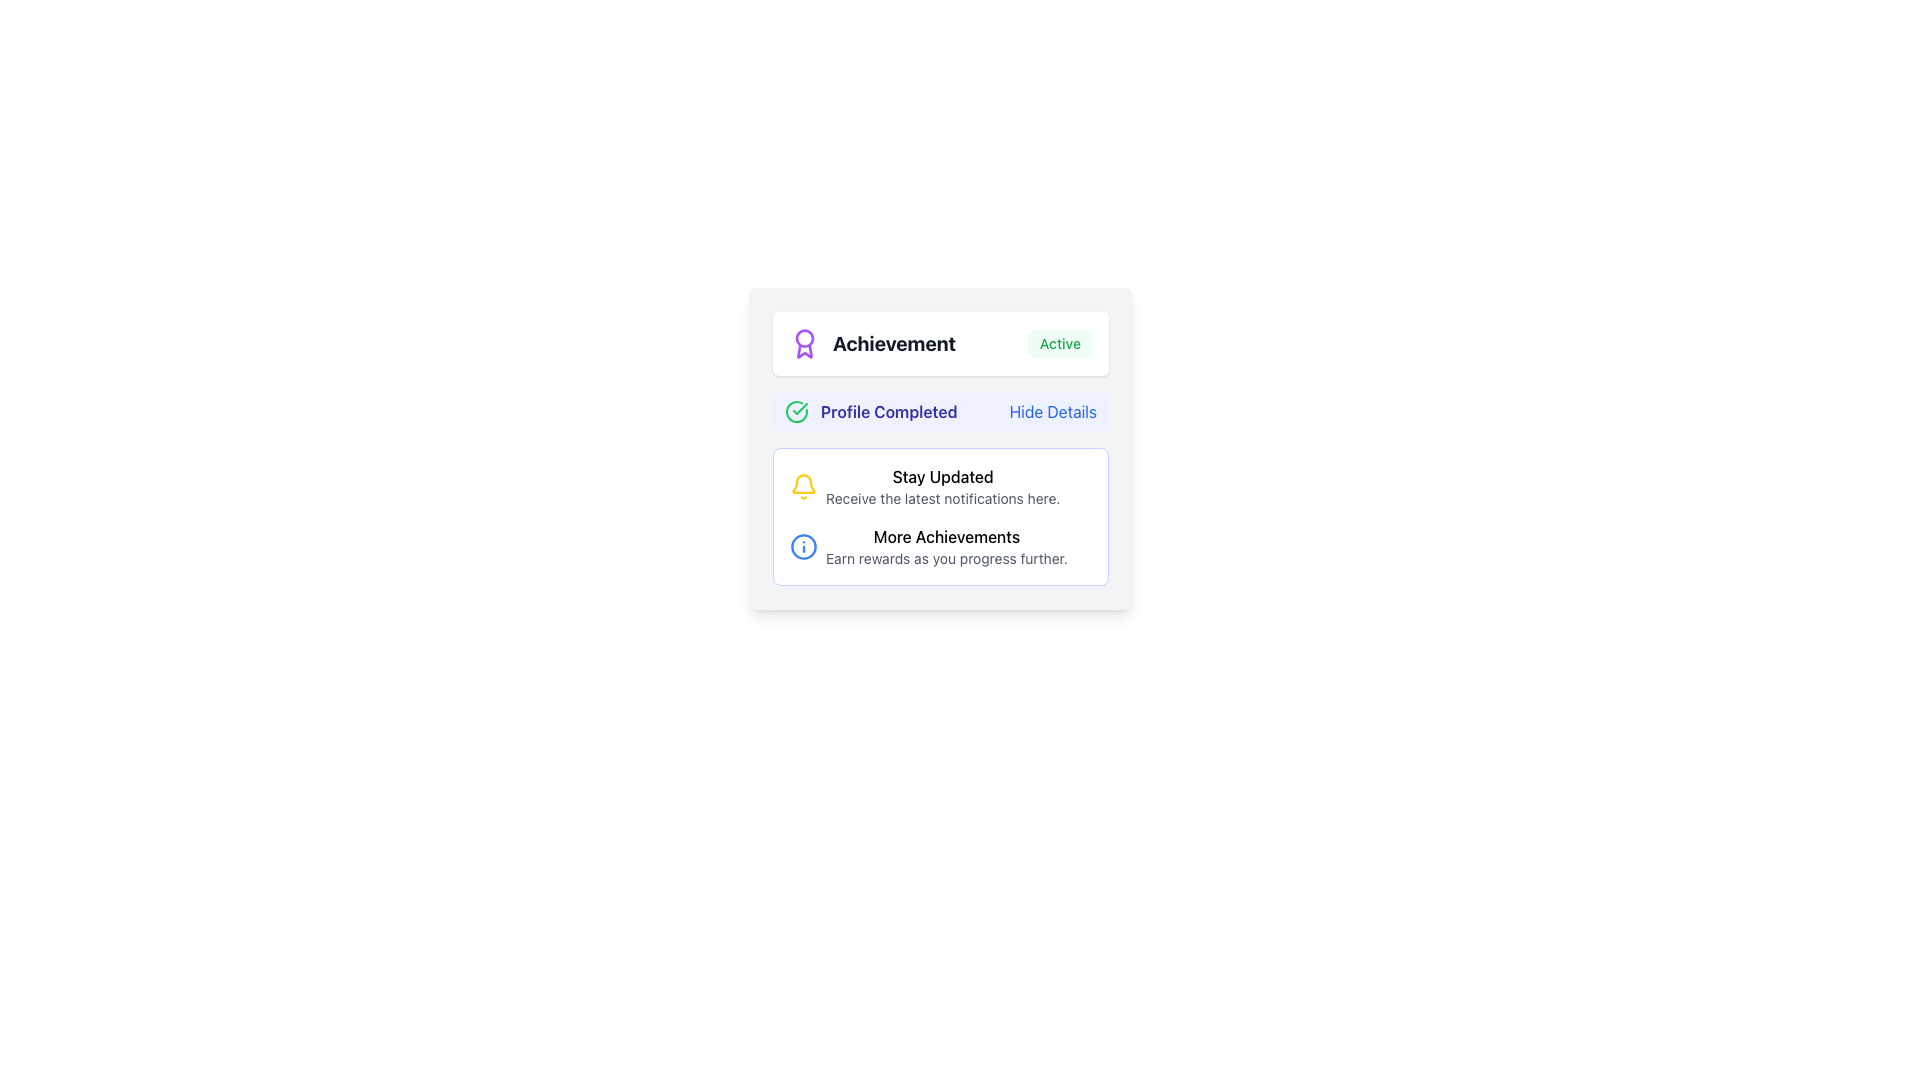 The image size is (1920, 1080). I want to click on the achievement icon located on the left side of the 'Achievement' title text in the header of the achievement section, so click(805, 342).